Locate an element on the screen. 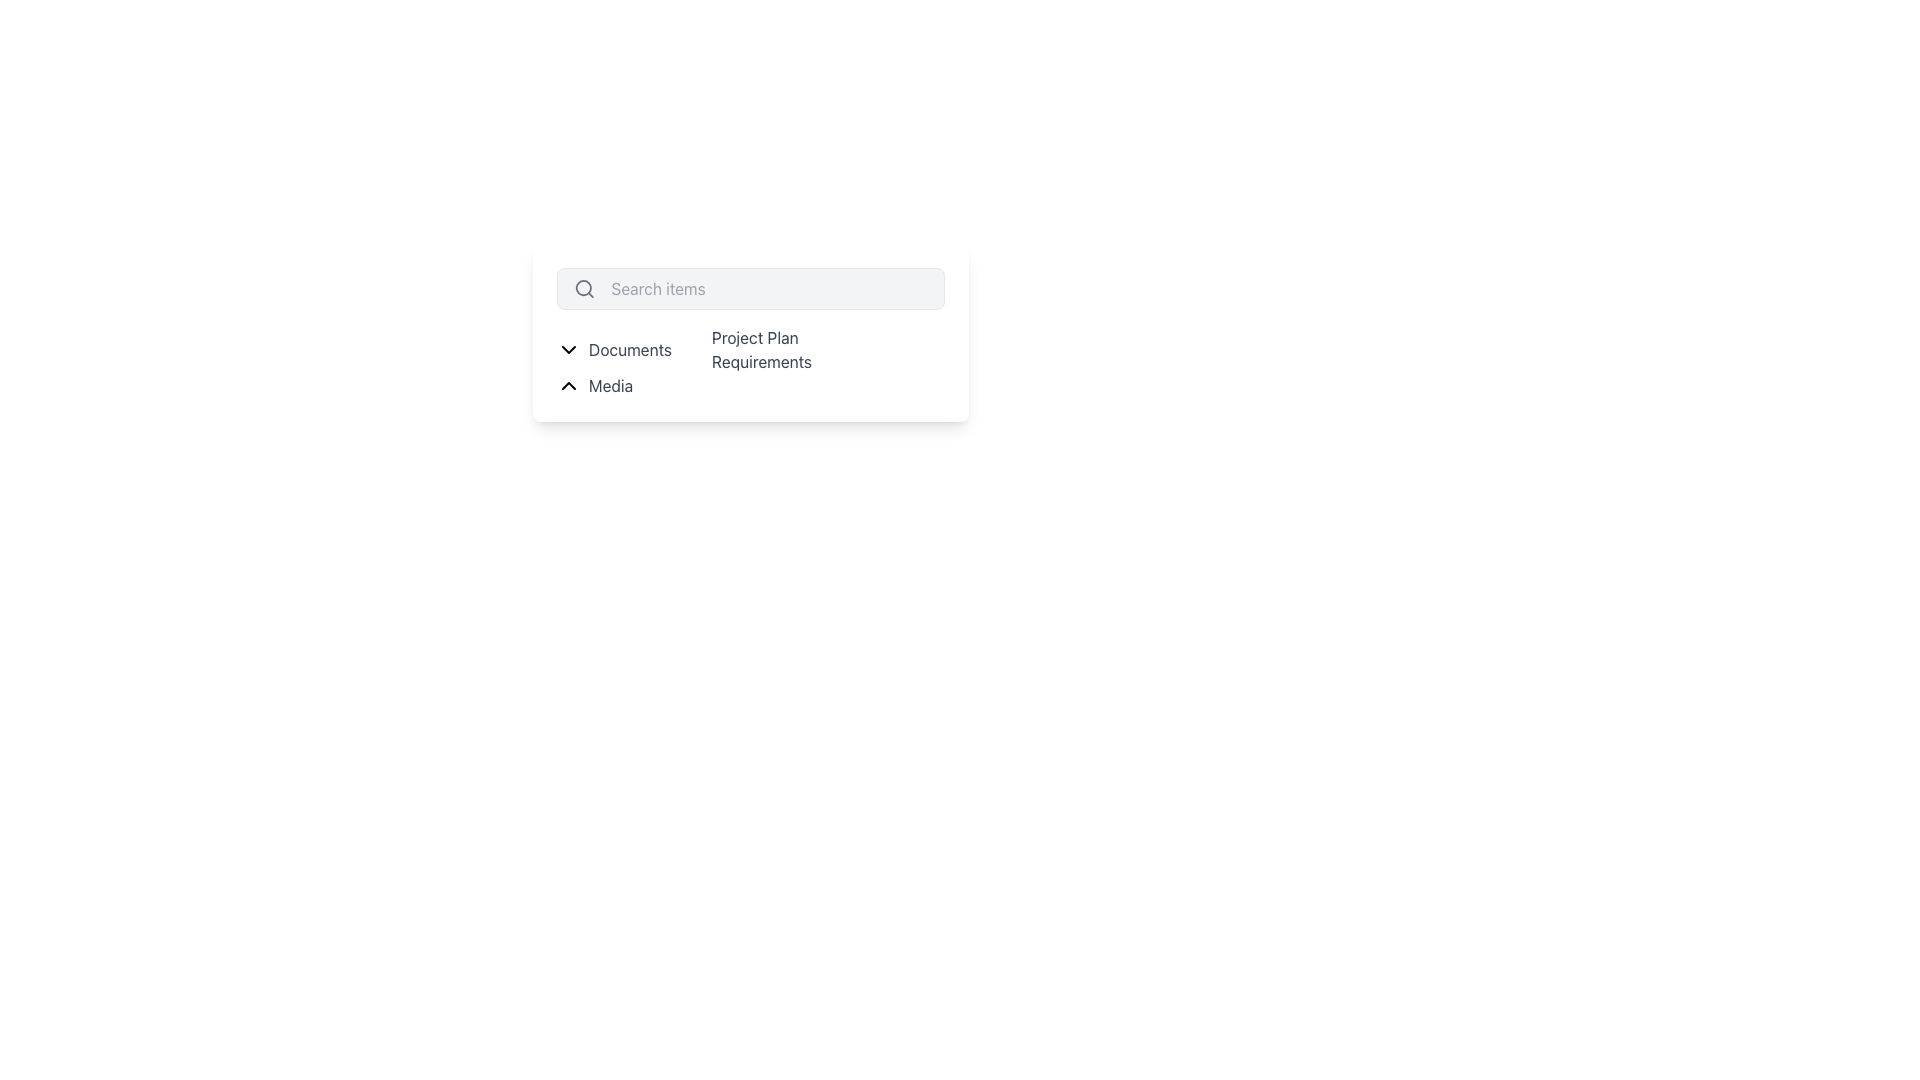 The image size is (1920, 1080). the collapsible section of the Collapsible Panel and Search Bar is located at coordinates (749, 410).